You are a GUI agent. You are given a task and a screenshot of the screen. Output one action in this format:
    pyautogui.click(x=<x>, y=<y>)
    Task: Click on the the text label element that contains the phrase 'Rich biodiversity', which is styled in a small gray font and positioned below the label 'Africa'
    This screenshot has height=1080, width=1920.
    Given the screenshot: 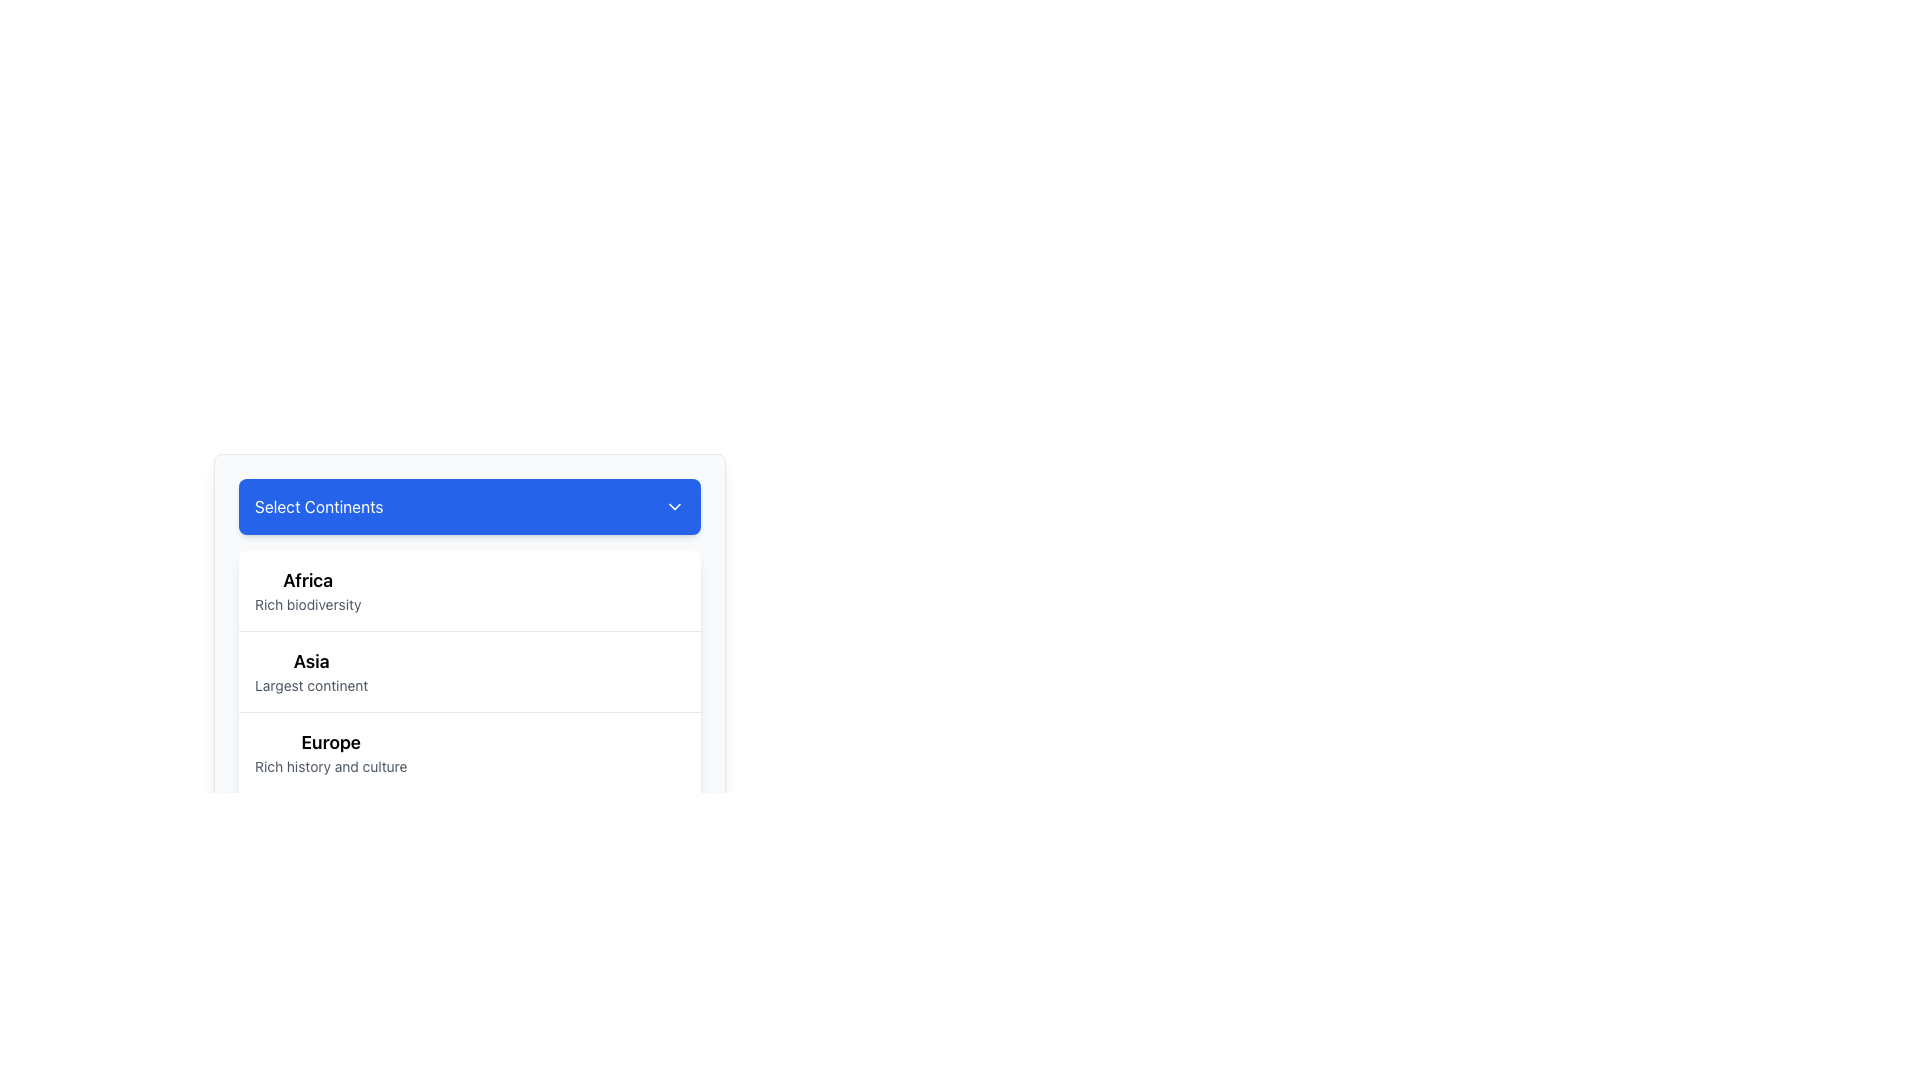 What is the action you would take?
    pyautogui.click(x=307, y=604)
    